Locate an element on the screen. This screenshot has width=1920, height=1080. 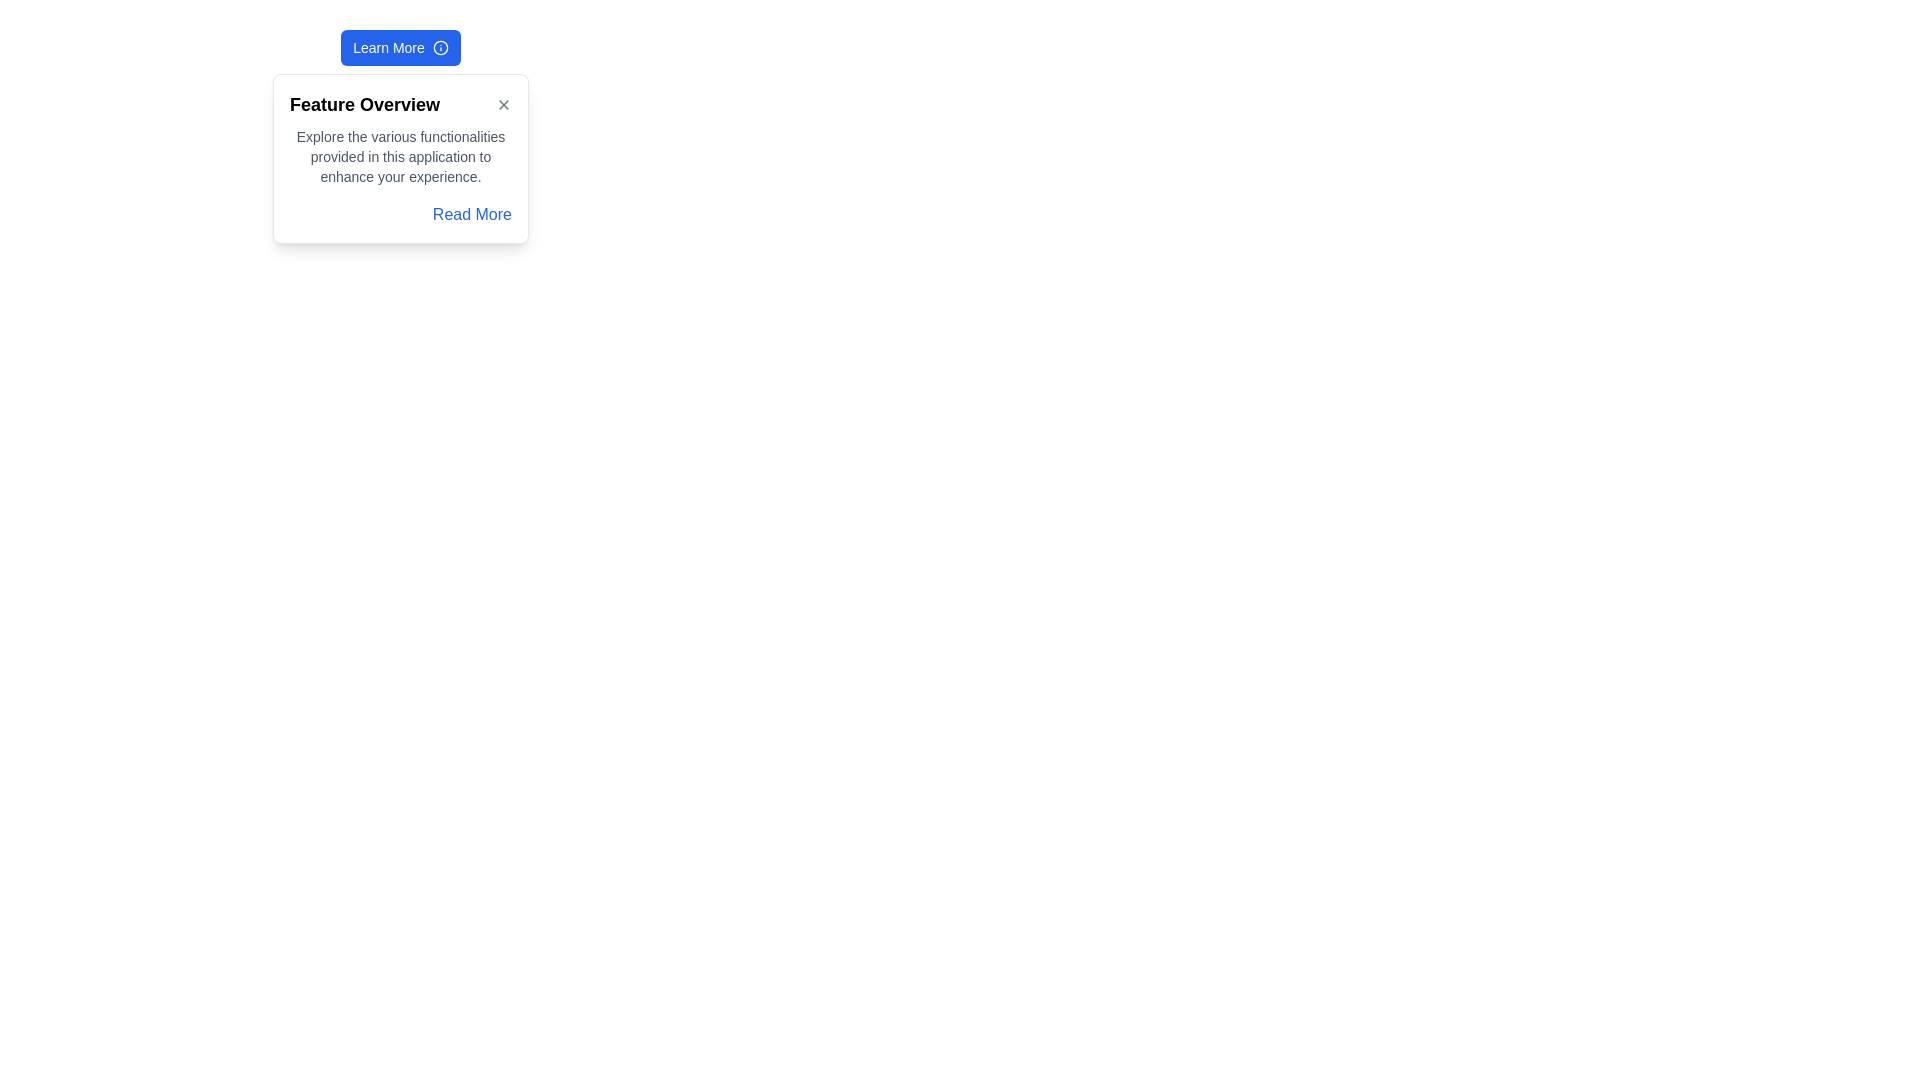
the 'Read More' hyperlink located at the bottom right corner of the white informational card titled 'Feature Overview' is located at coordinates (470, 213).